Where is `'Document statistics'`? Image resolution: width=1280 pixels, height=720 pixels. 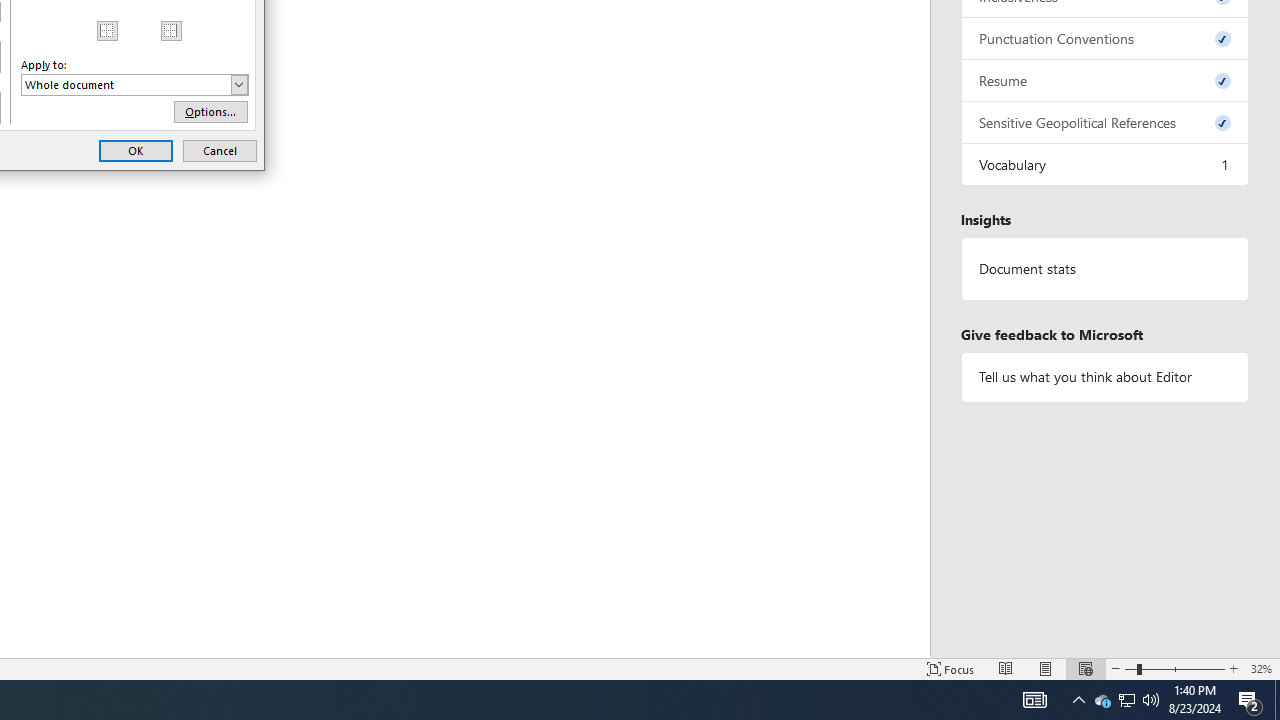
'Document statistics' is located at coordinates (1104, 268).